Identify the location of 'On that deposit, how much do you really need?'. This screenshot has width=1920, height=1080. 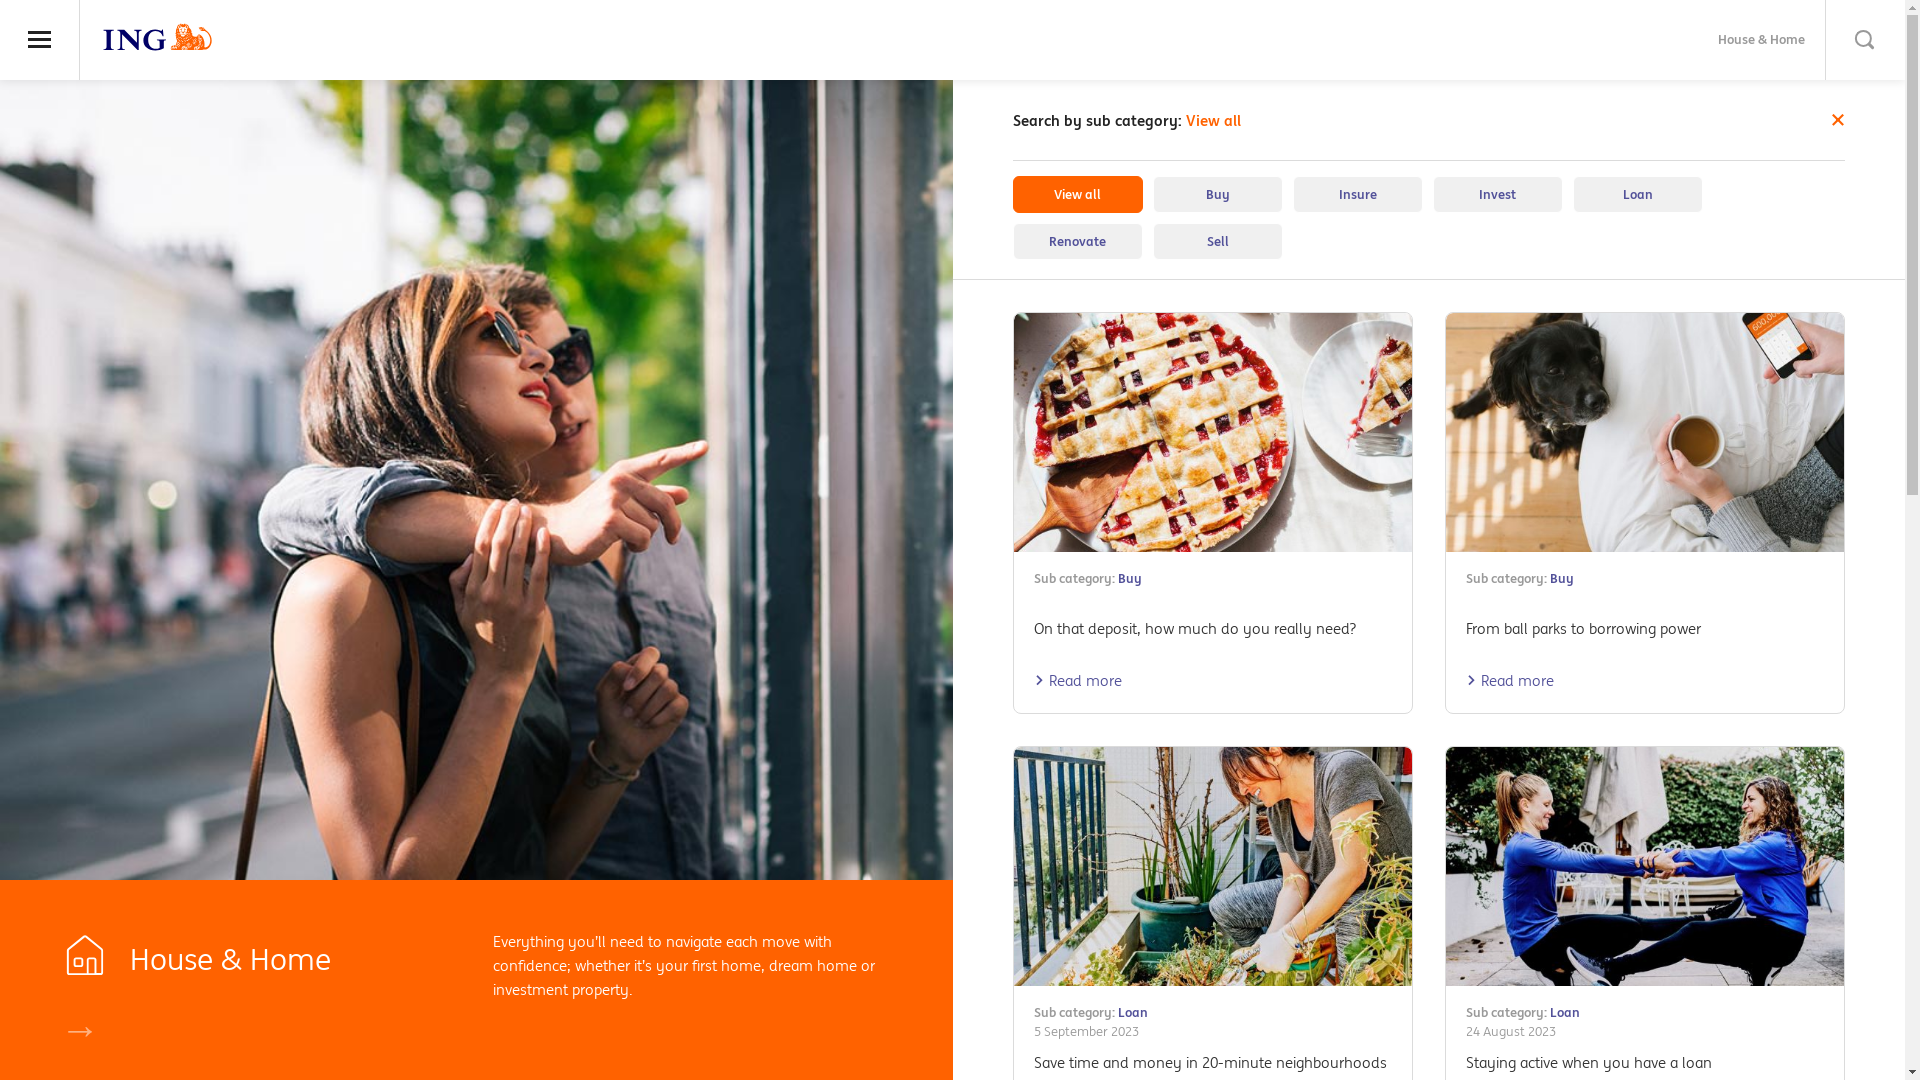
(1195, 627).